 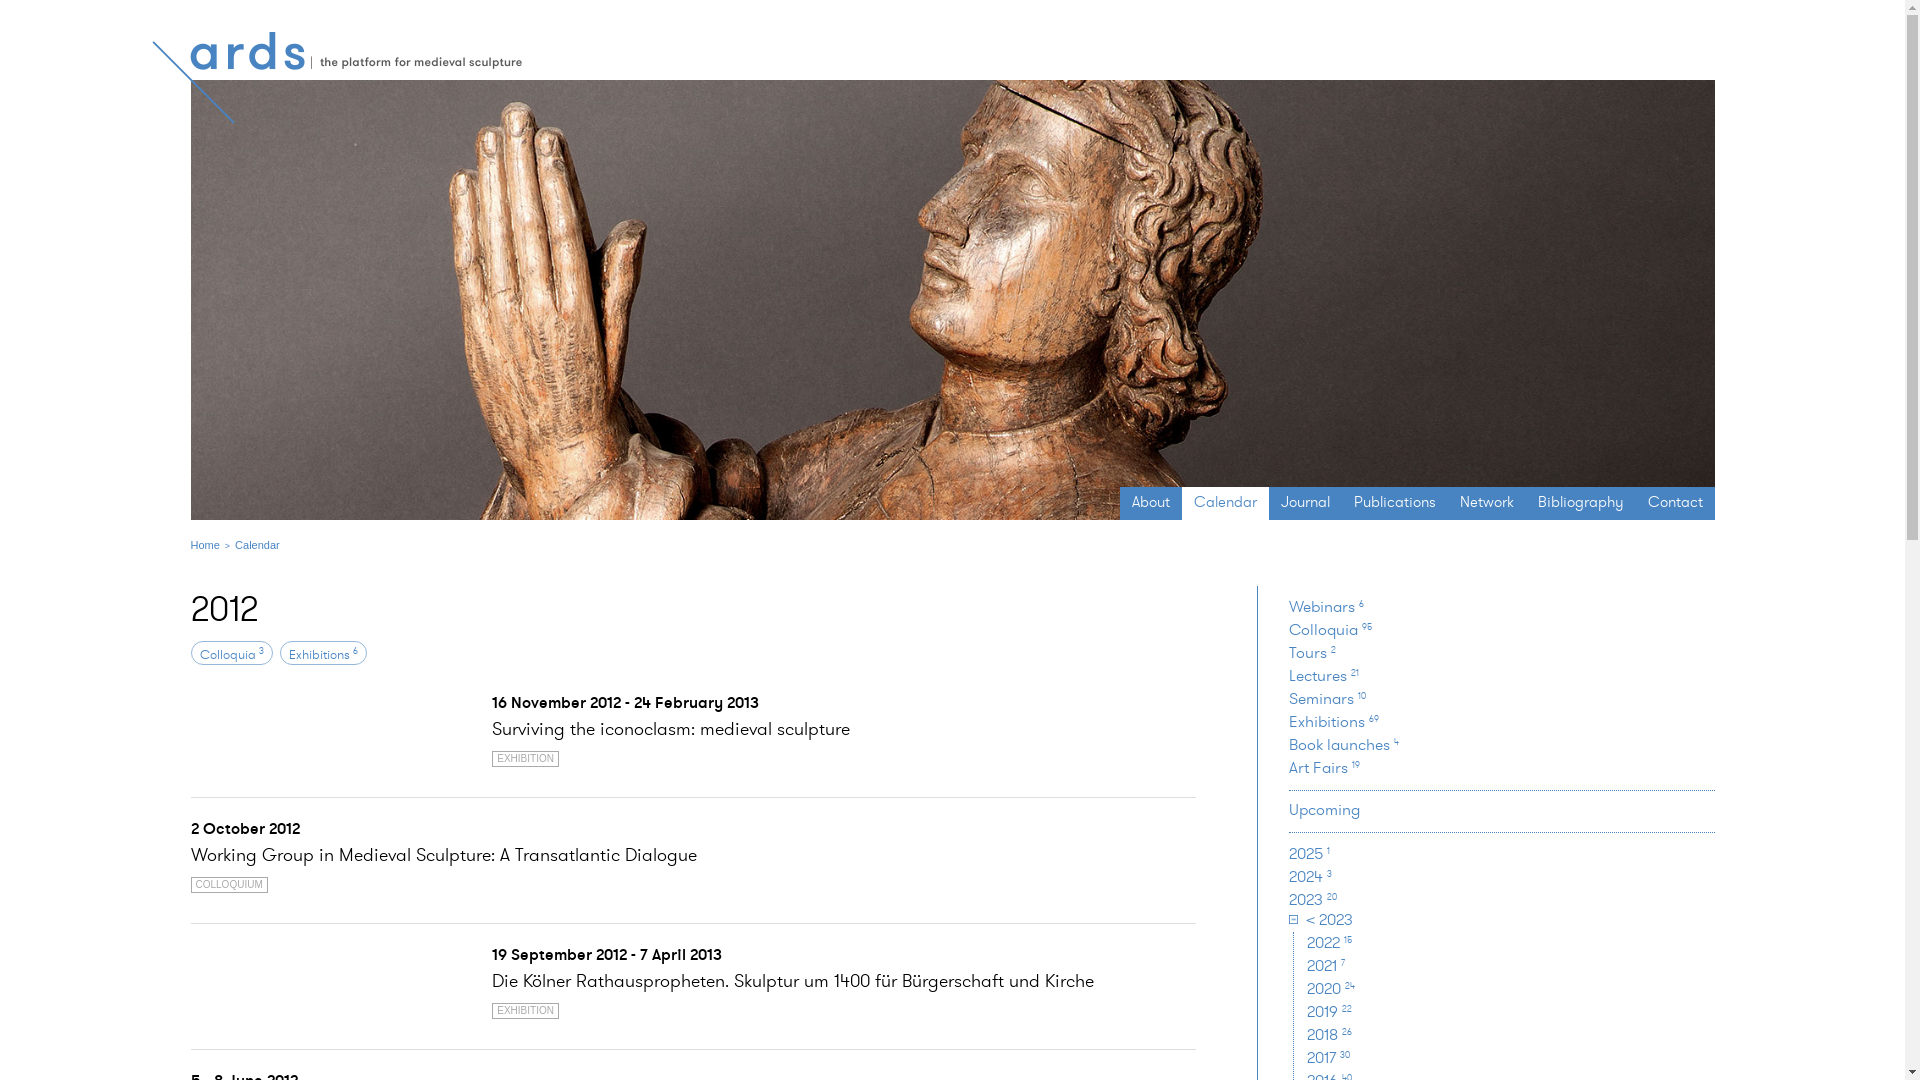 What do you see at coordinates (624, 701) in the screenshot?
I see `'16 November 2012 - 24 February 2013'` at bounding box center [624, 701].